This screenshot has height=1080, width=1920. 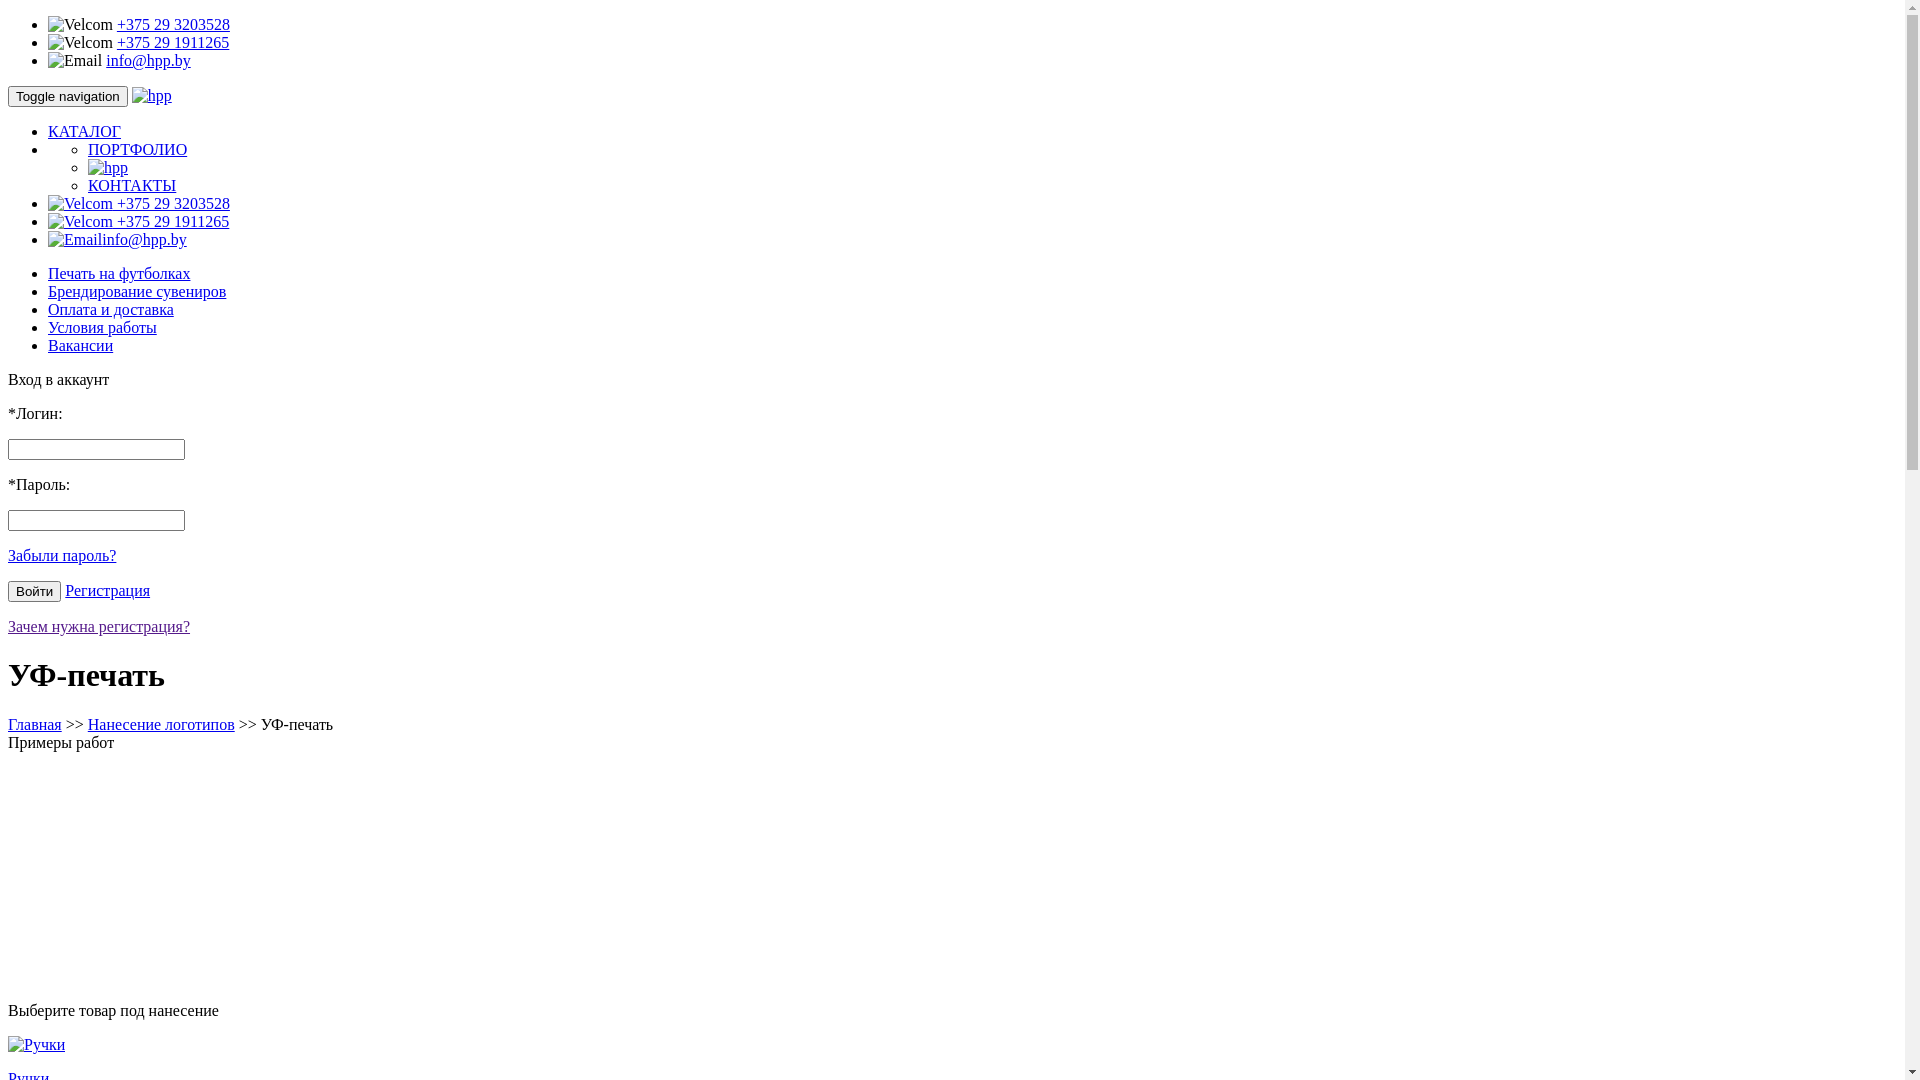 What do you see at coordinates (137, 221) in the screenshot?
I see `'+375 29 1911265'` at bounding box center [137, 221].